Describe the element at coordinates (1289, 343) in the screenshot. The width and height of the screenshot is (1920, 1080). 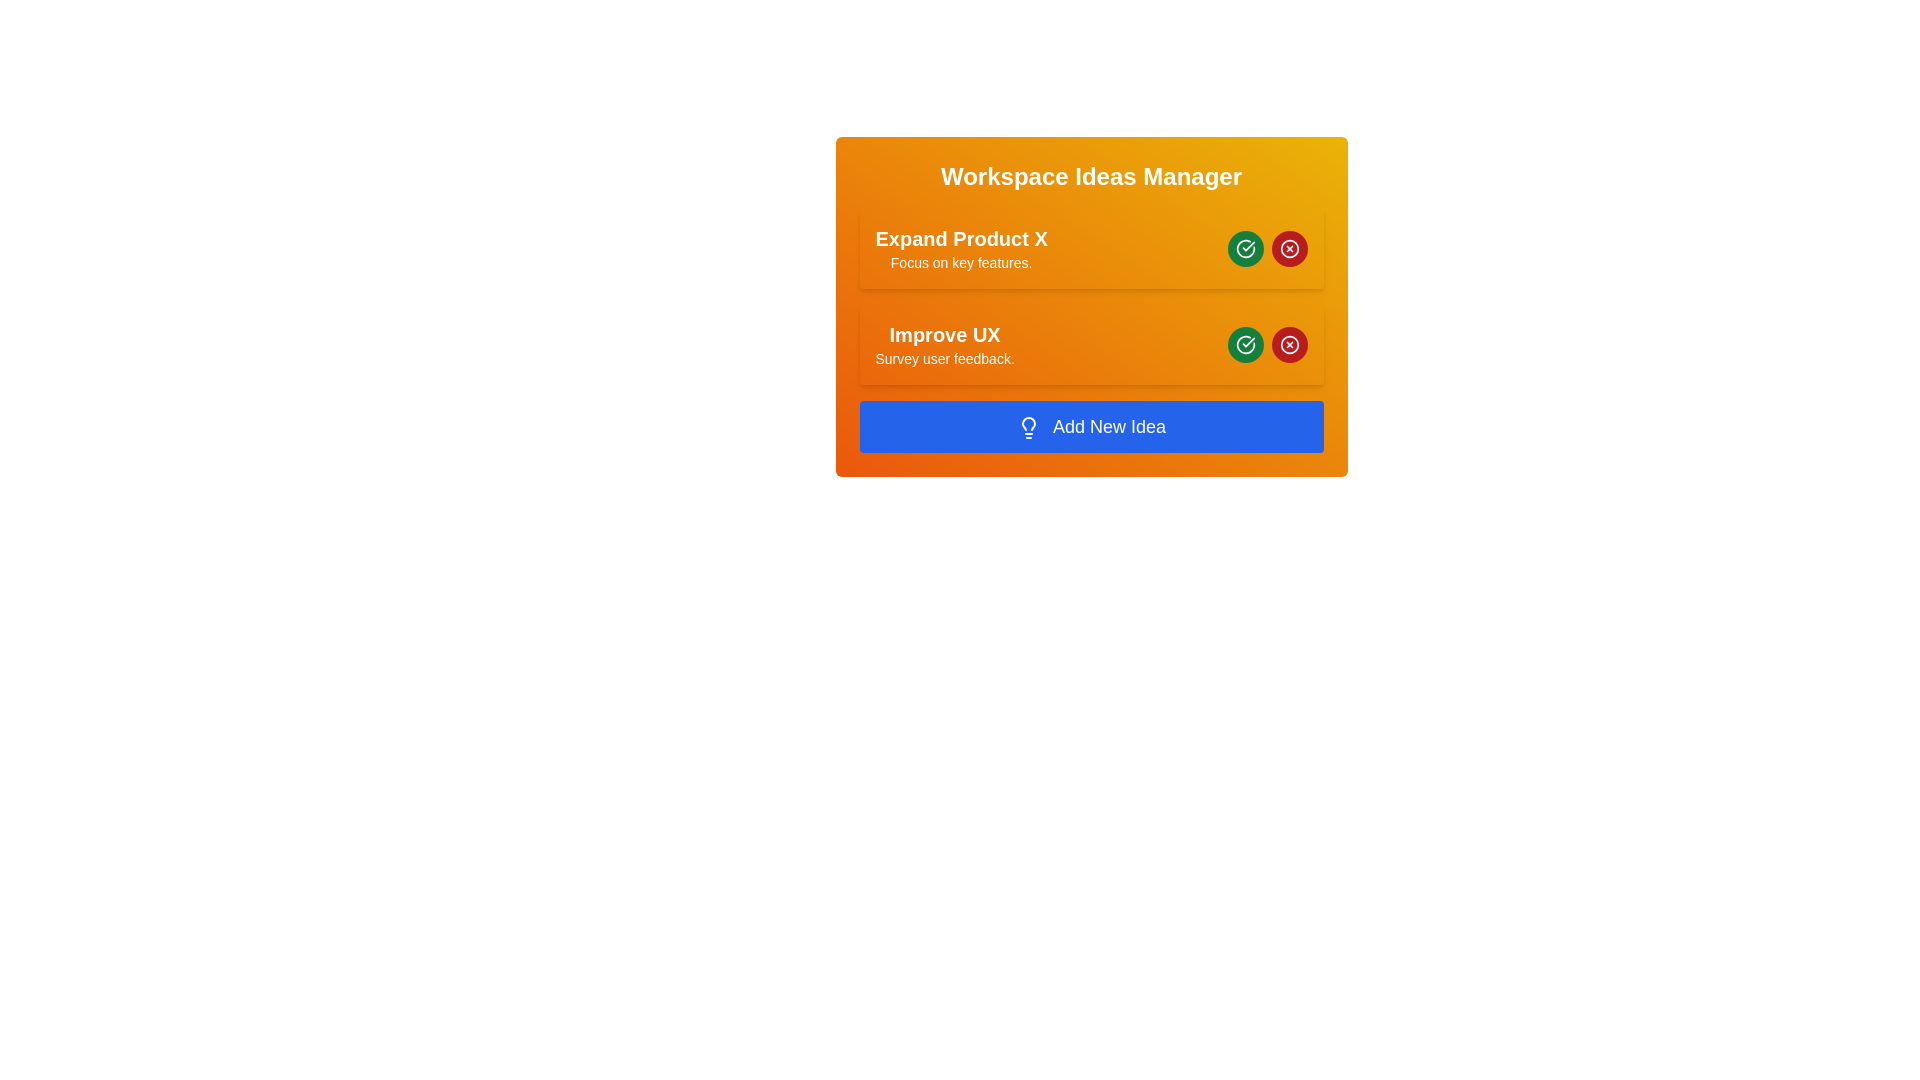
I see `the action button located in the action bar of the 'Improve UX' module, adjacent to the green circular button` at that location.